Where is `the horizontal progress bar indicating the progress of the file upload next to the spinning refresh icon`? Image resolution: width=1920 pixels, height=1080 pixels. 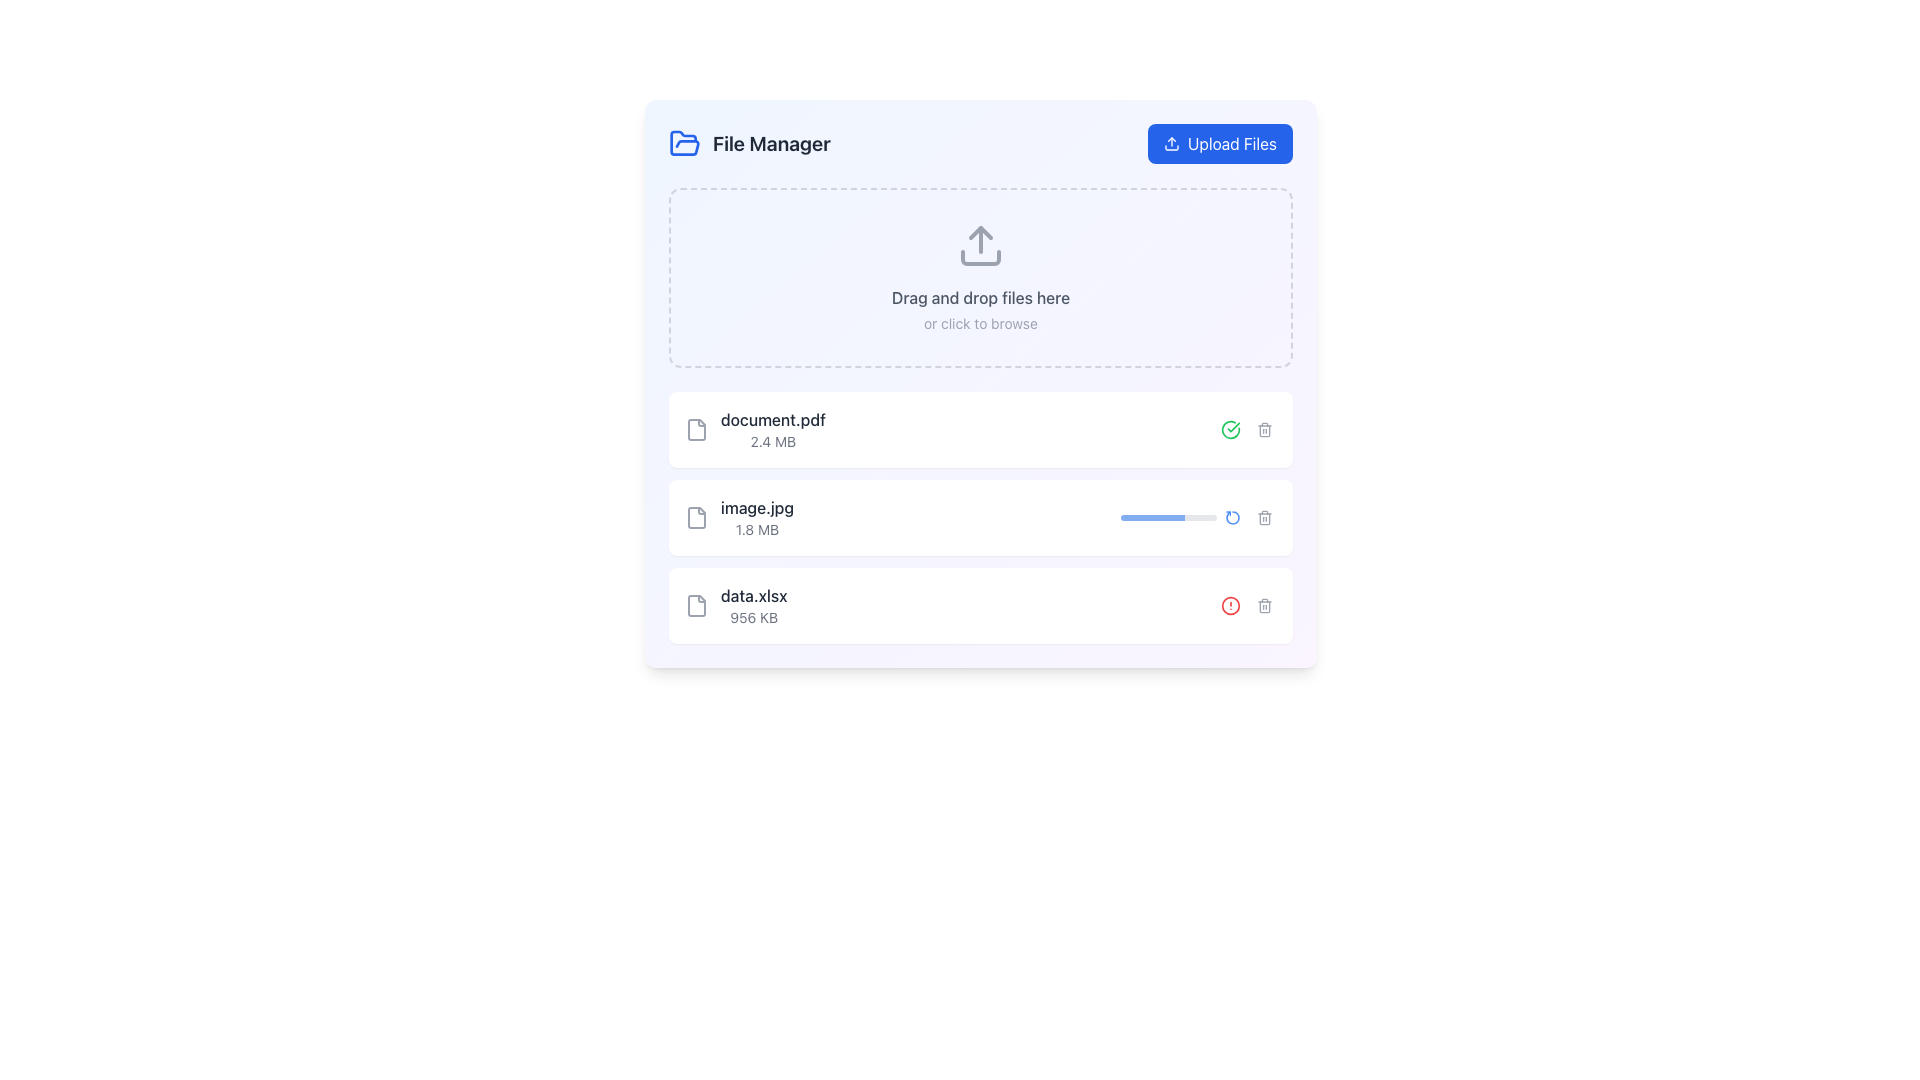 the horizontal progress bar indicating the progress of the file upload next to the spinning refresh icon is located at coordinates (1199, 516).